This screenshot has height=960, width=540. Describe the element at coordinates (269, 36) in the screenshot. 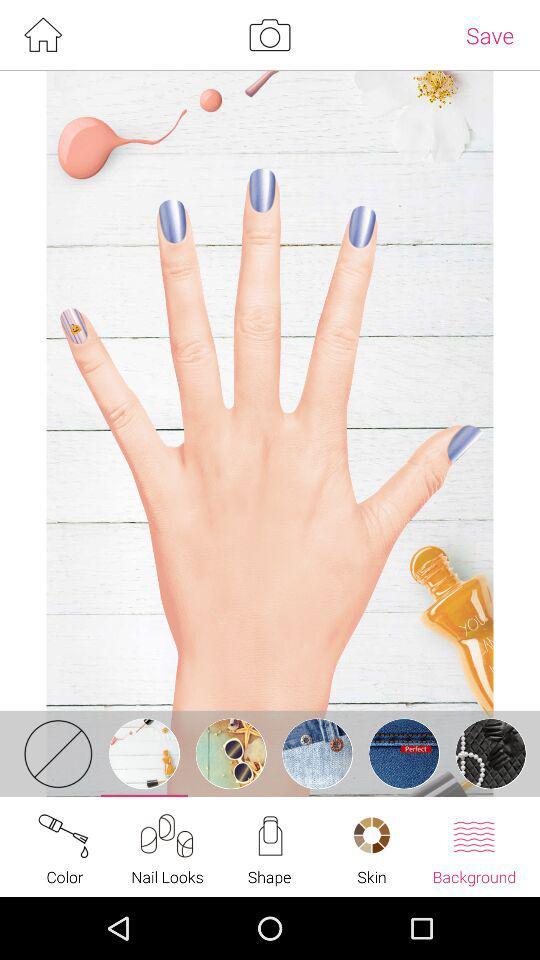

I see `the photo icon` at that location.